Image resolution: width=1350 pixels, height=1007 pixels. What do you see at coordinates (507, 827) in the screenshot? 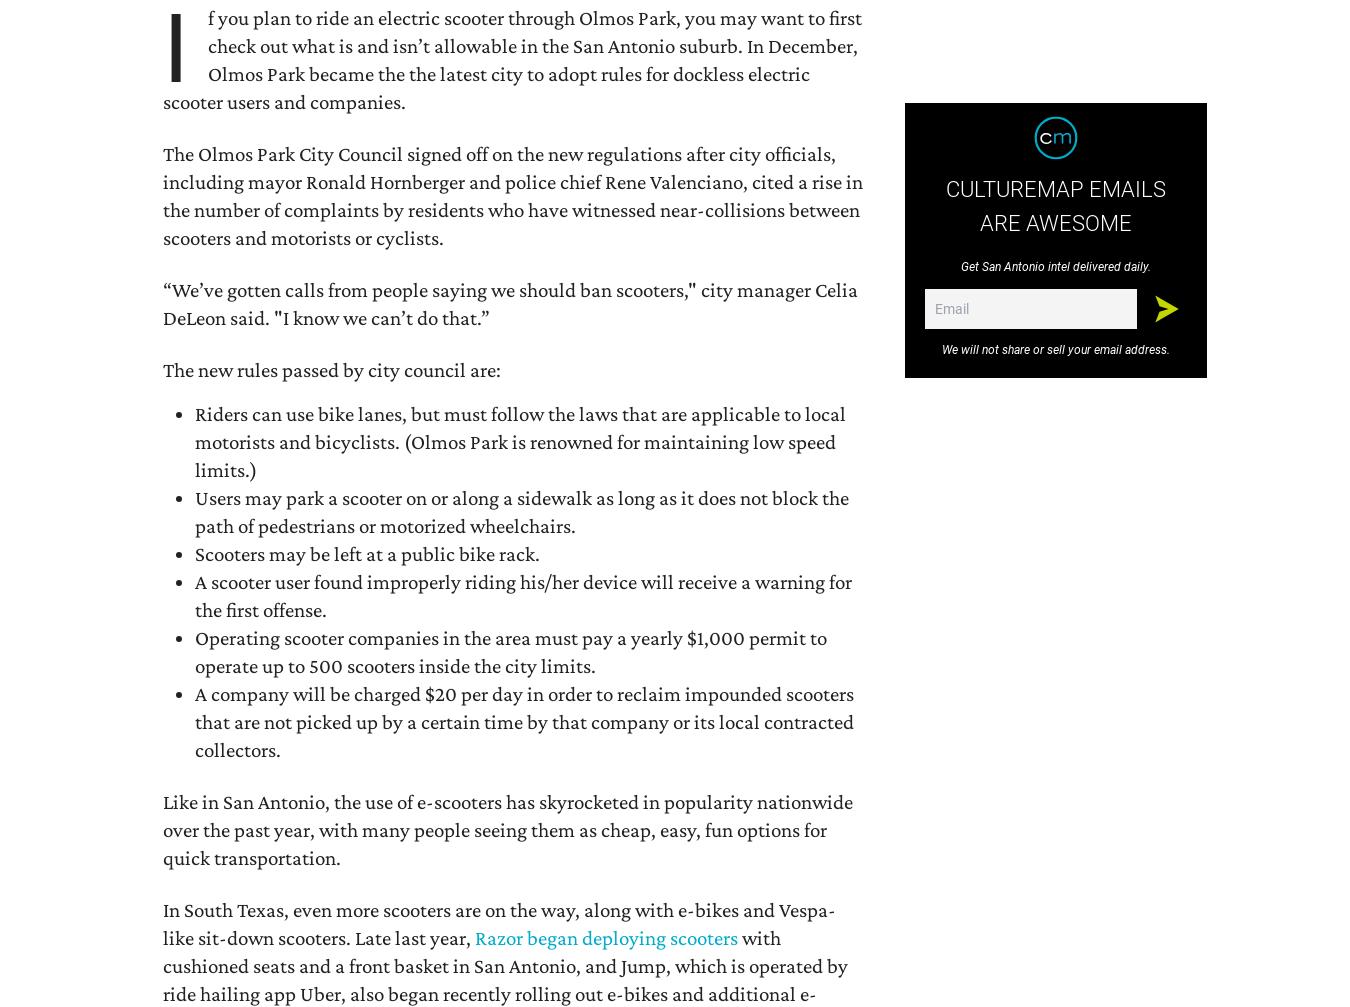
I see `'Like in San Antonio, the use of e-scooters has skyrocketed in popularity nationwide over the past year, with many people seeing them as cheap, easy, fun options for quick transportation.'` at bounding box center [507, 827].